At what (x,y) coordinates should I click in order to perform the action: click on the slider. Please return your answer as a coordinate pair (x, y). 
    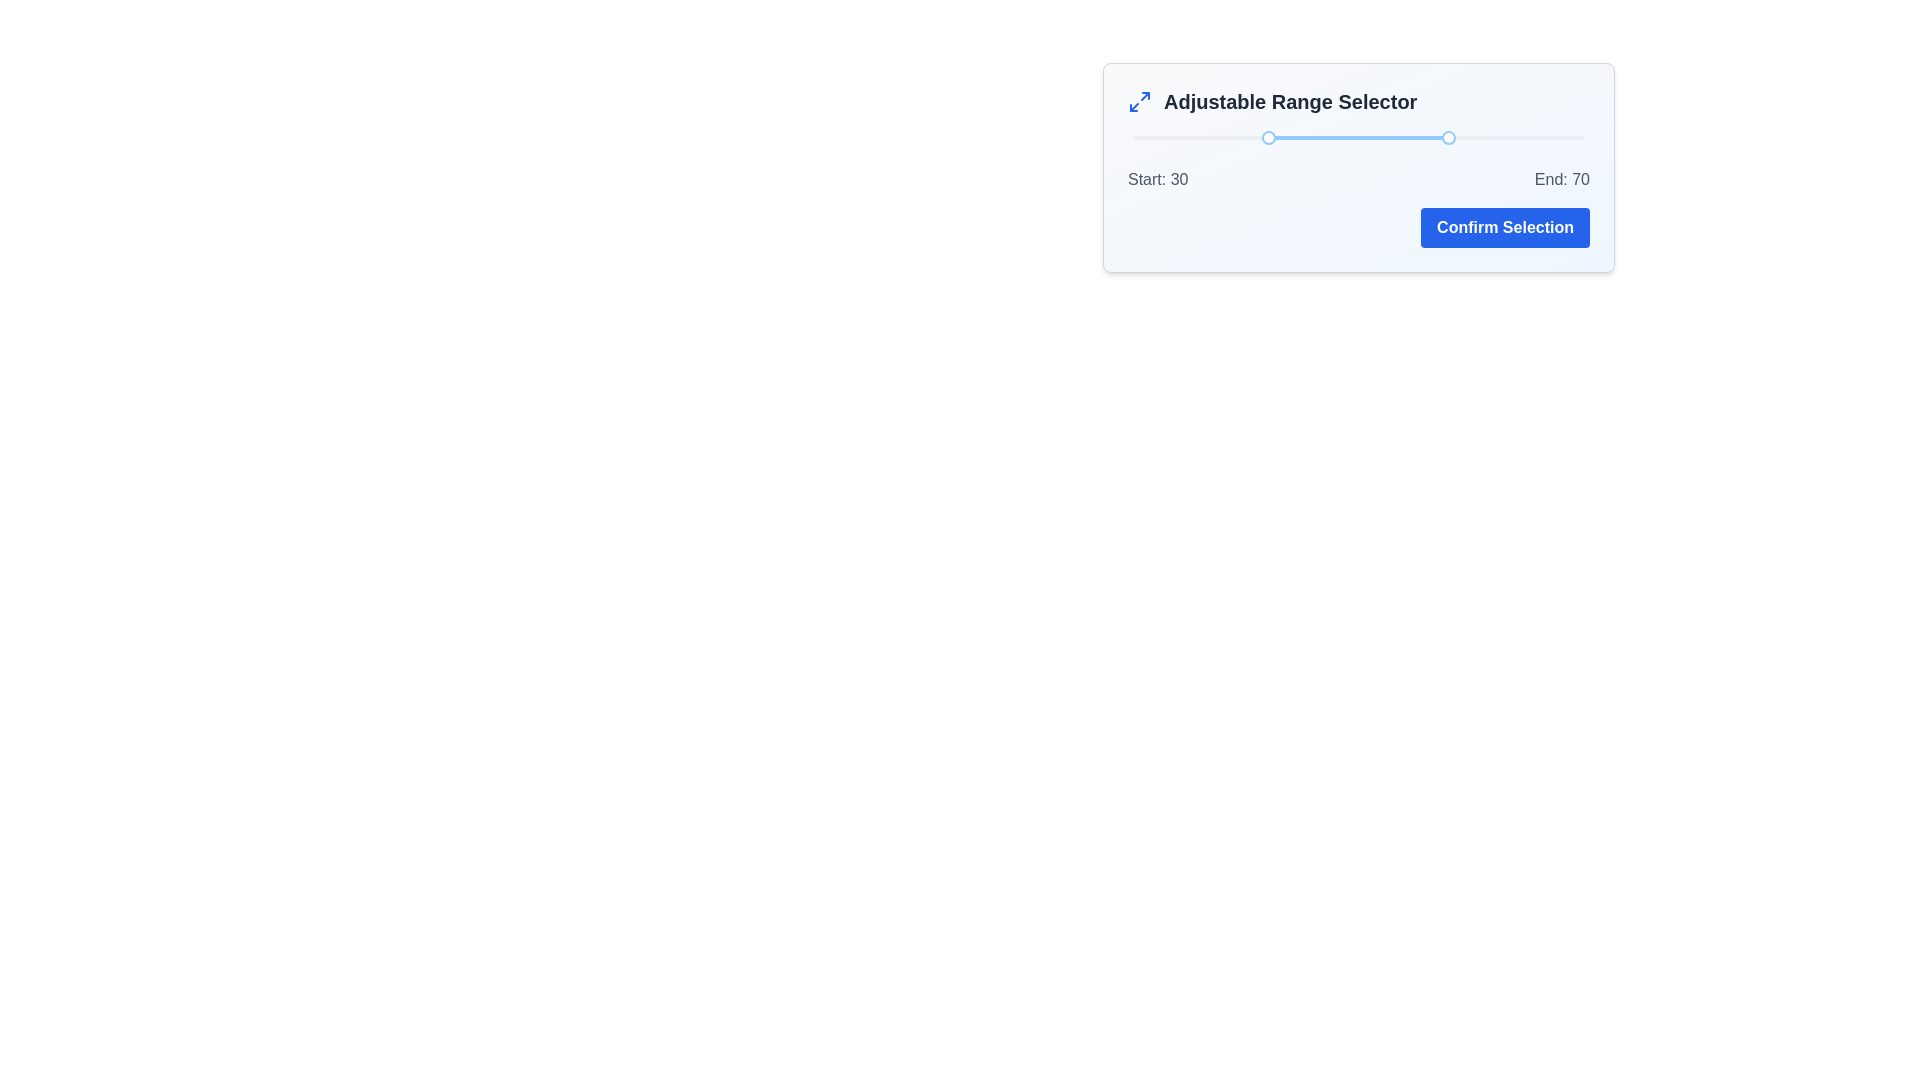
    Looking at the image, I should click on (1382, 137).